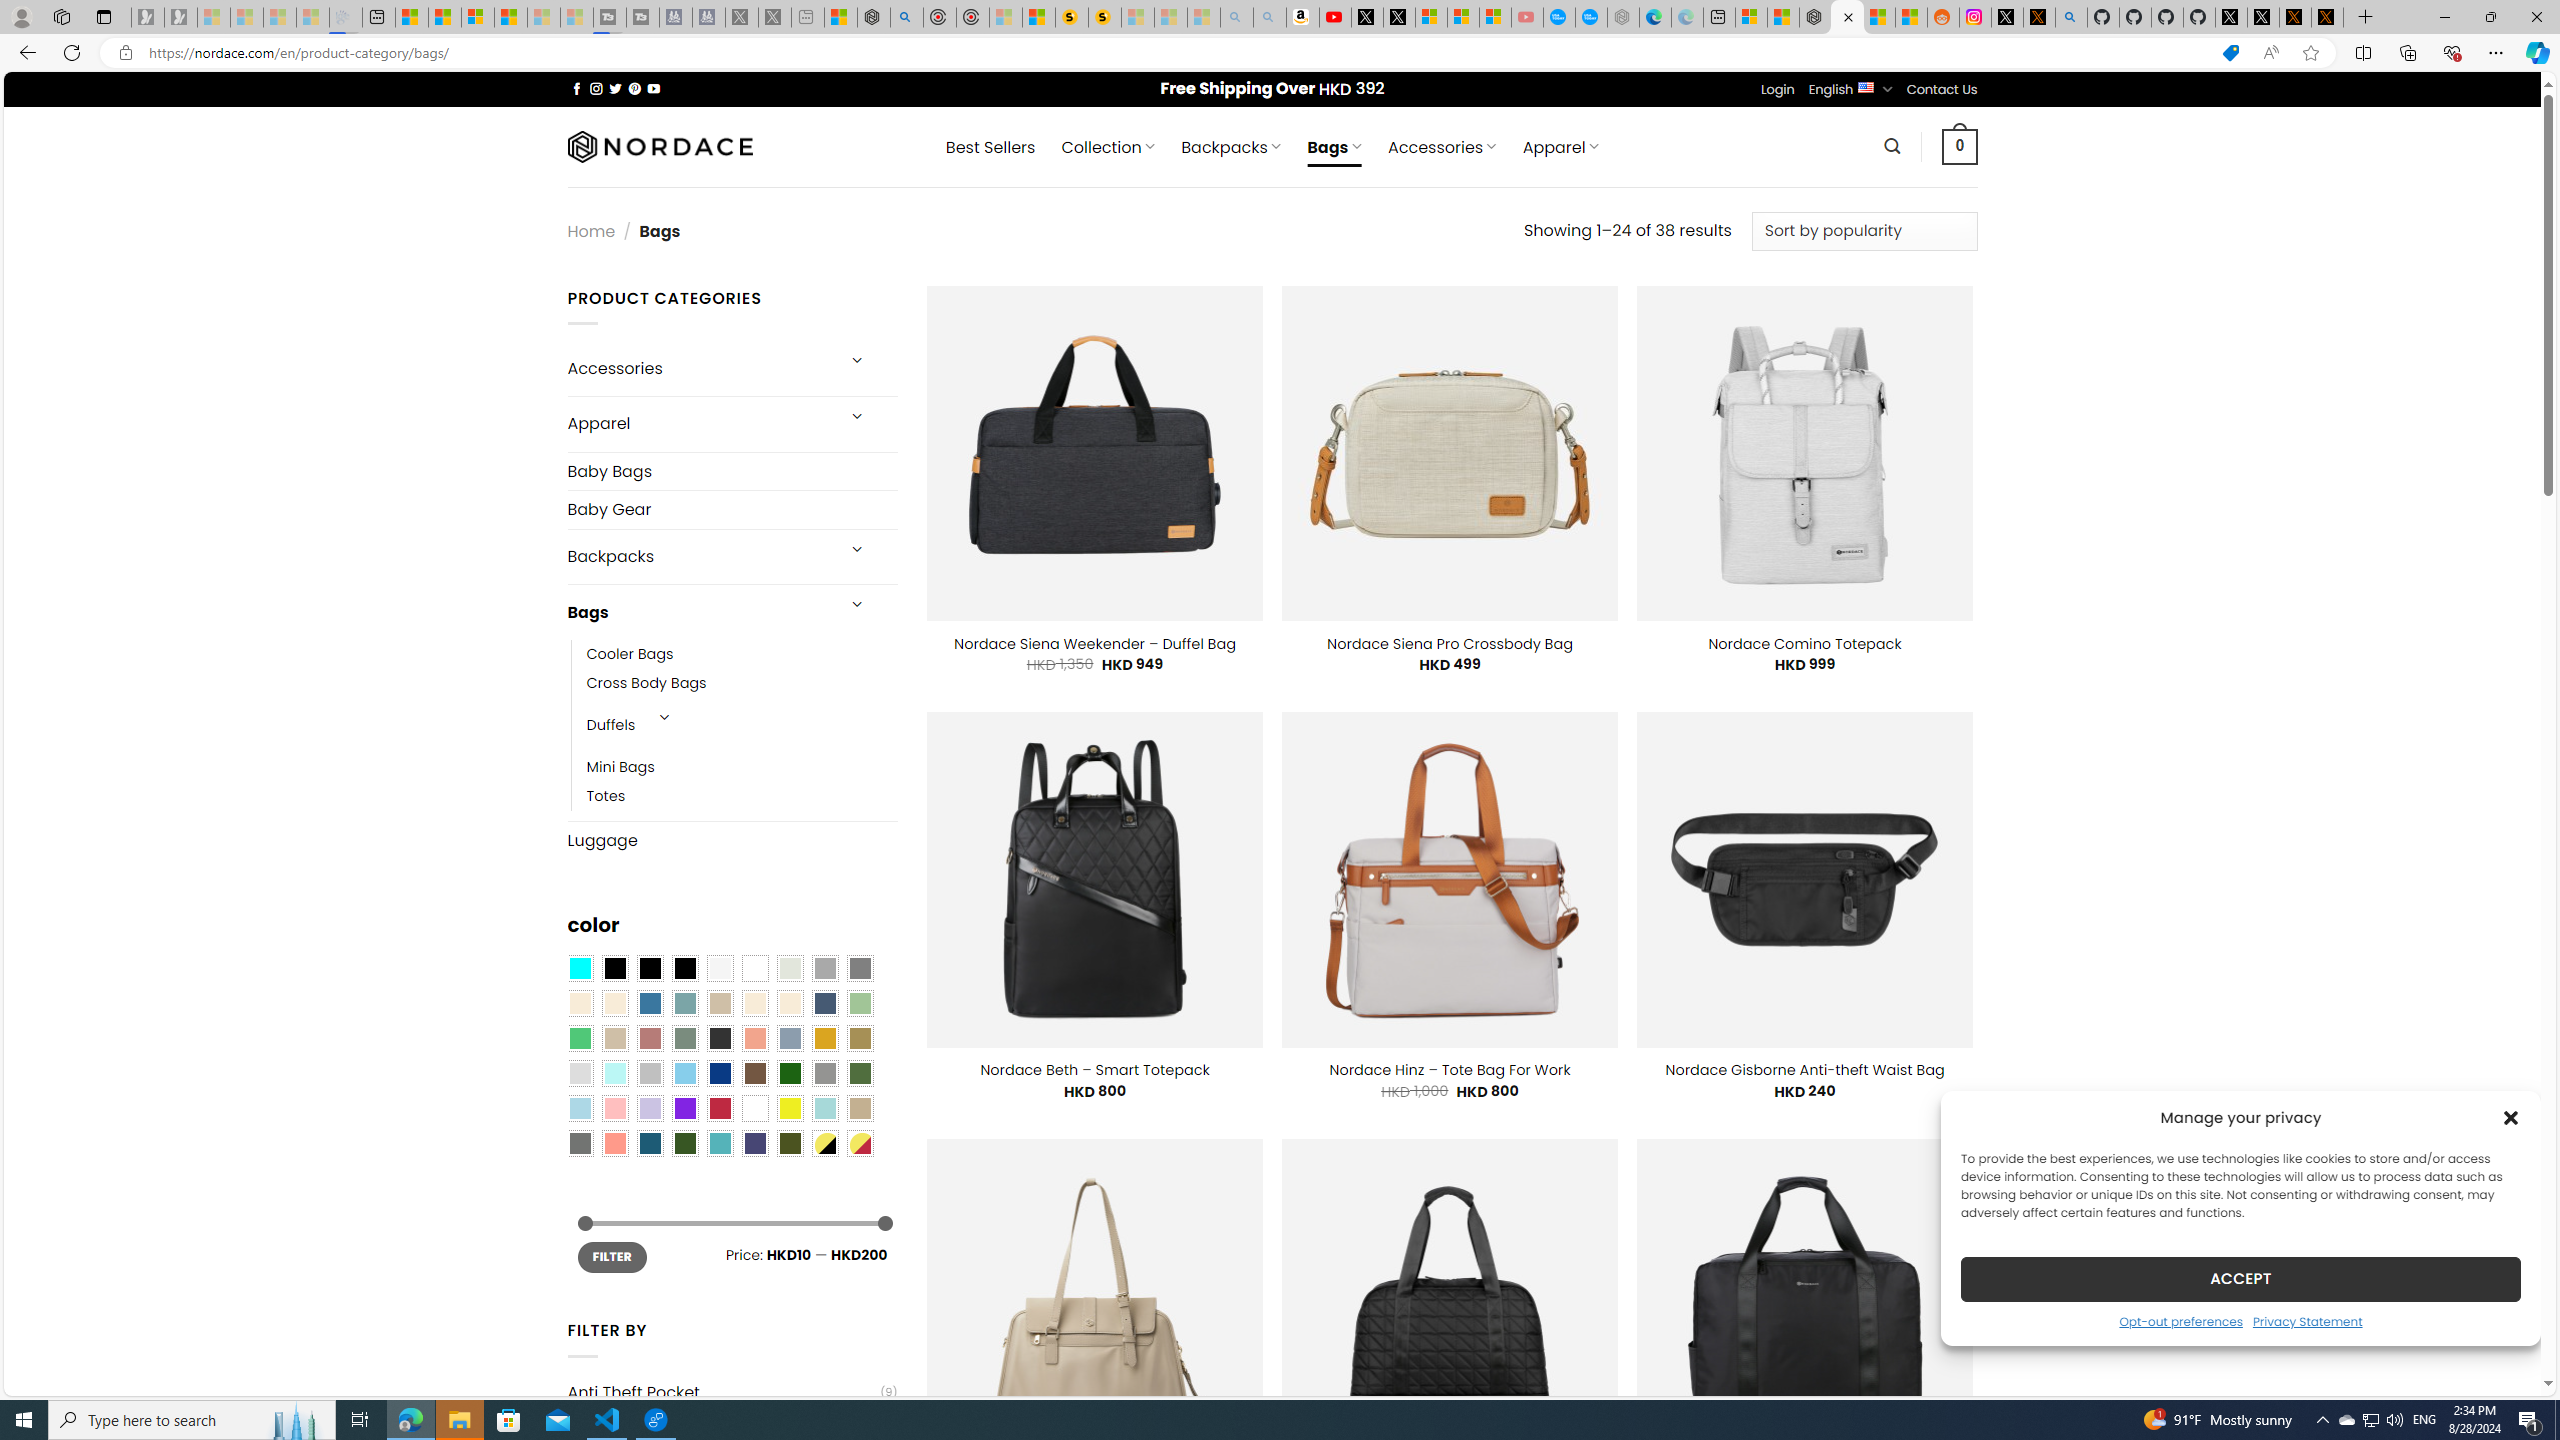 The image size is (2560, 1440). What do you see at coordinates (790, 1107) in the screenshot?
I see `'Yellow'` at bounding box center [790, 1107].